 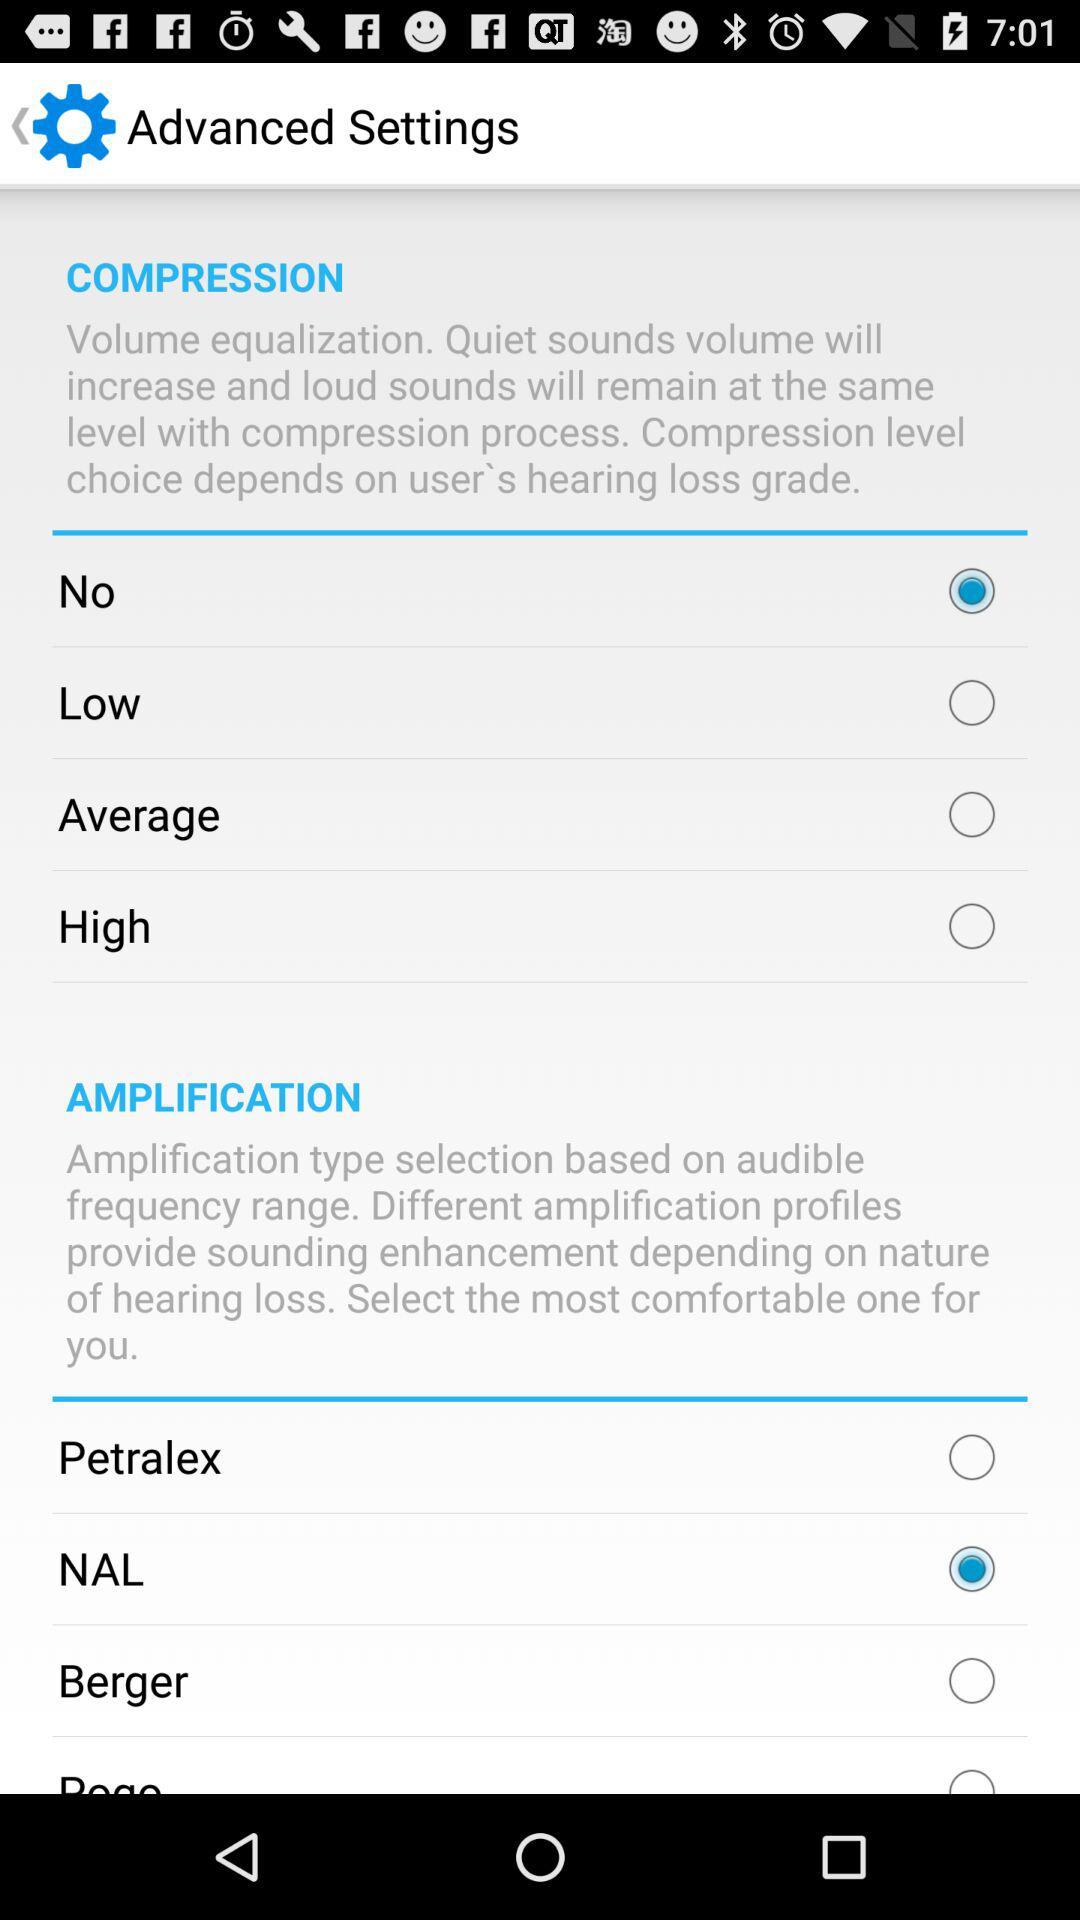 What do you see at coordinates (971, 1457) in the screenshot?
I see `to turn on this option` at bounding box center [971, 1457].